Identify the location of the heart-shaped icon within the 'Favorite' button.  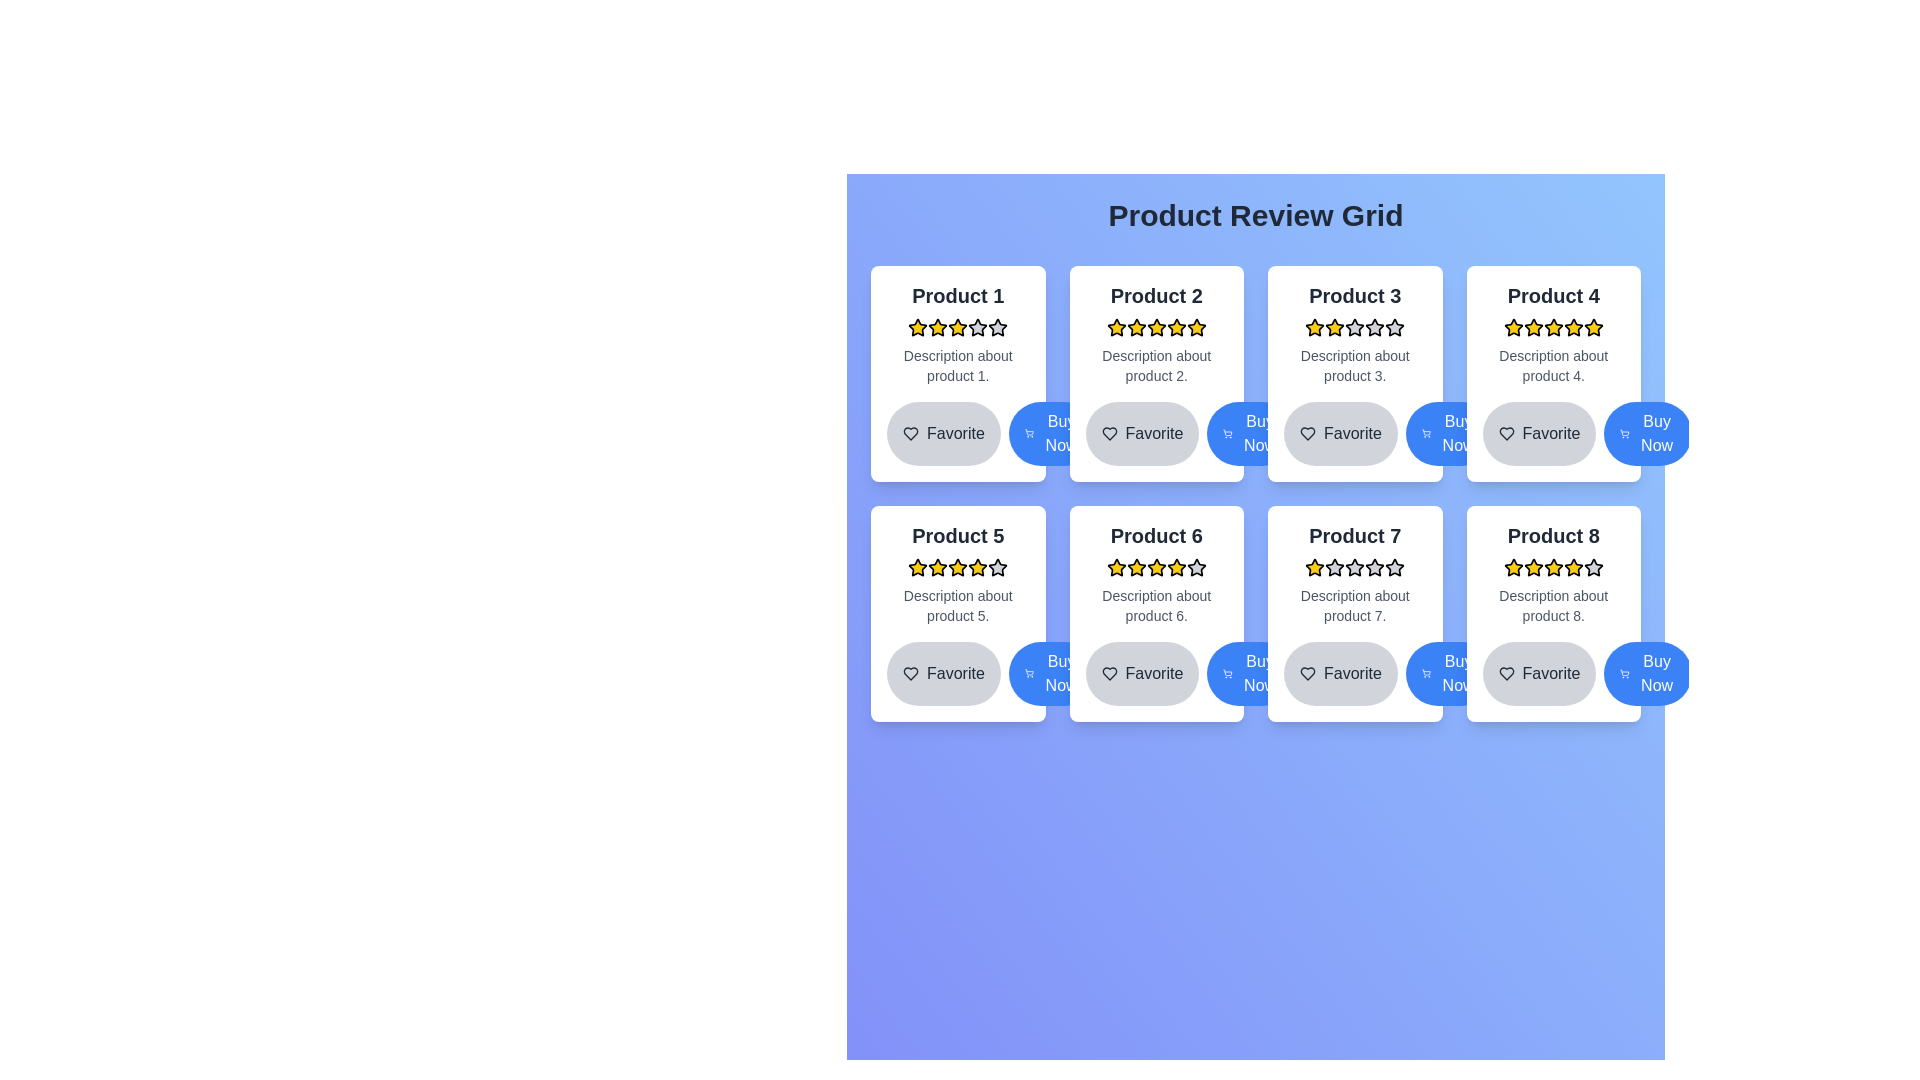
(910, 433).